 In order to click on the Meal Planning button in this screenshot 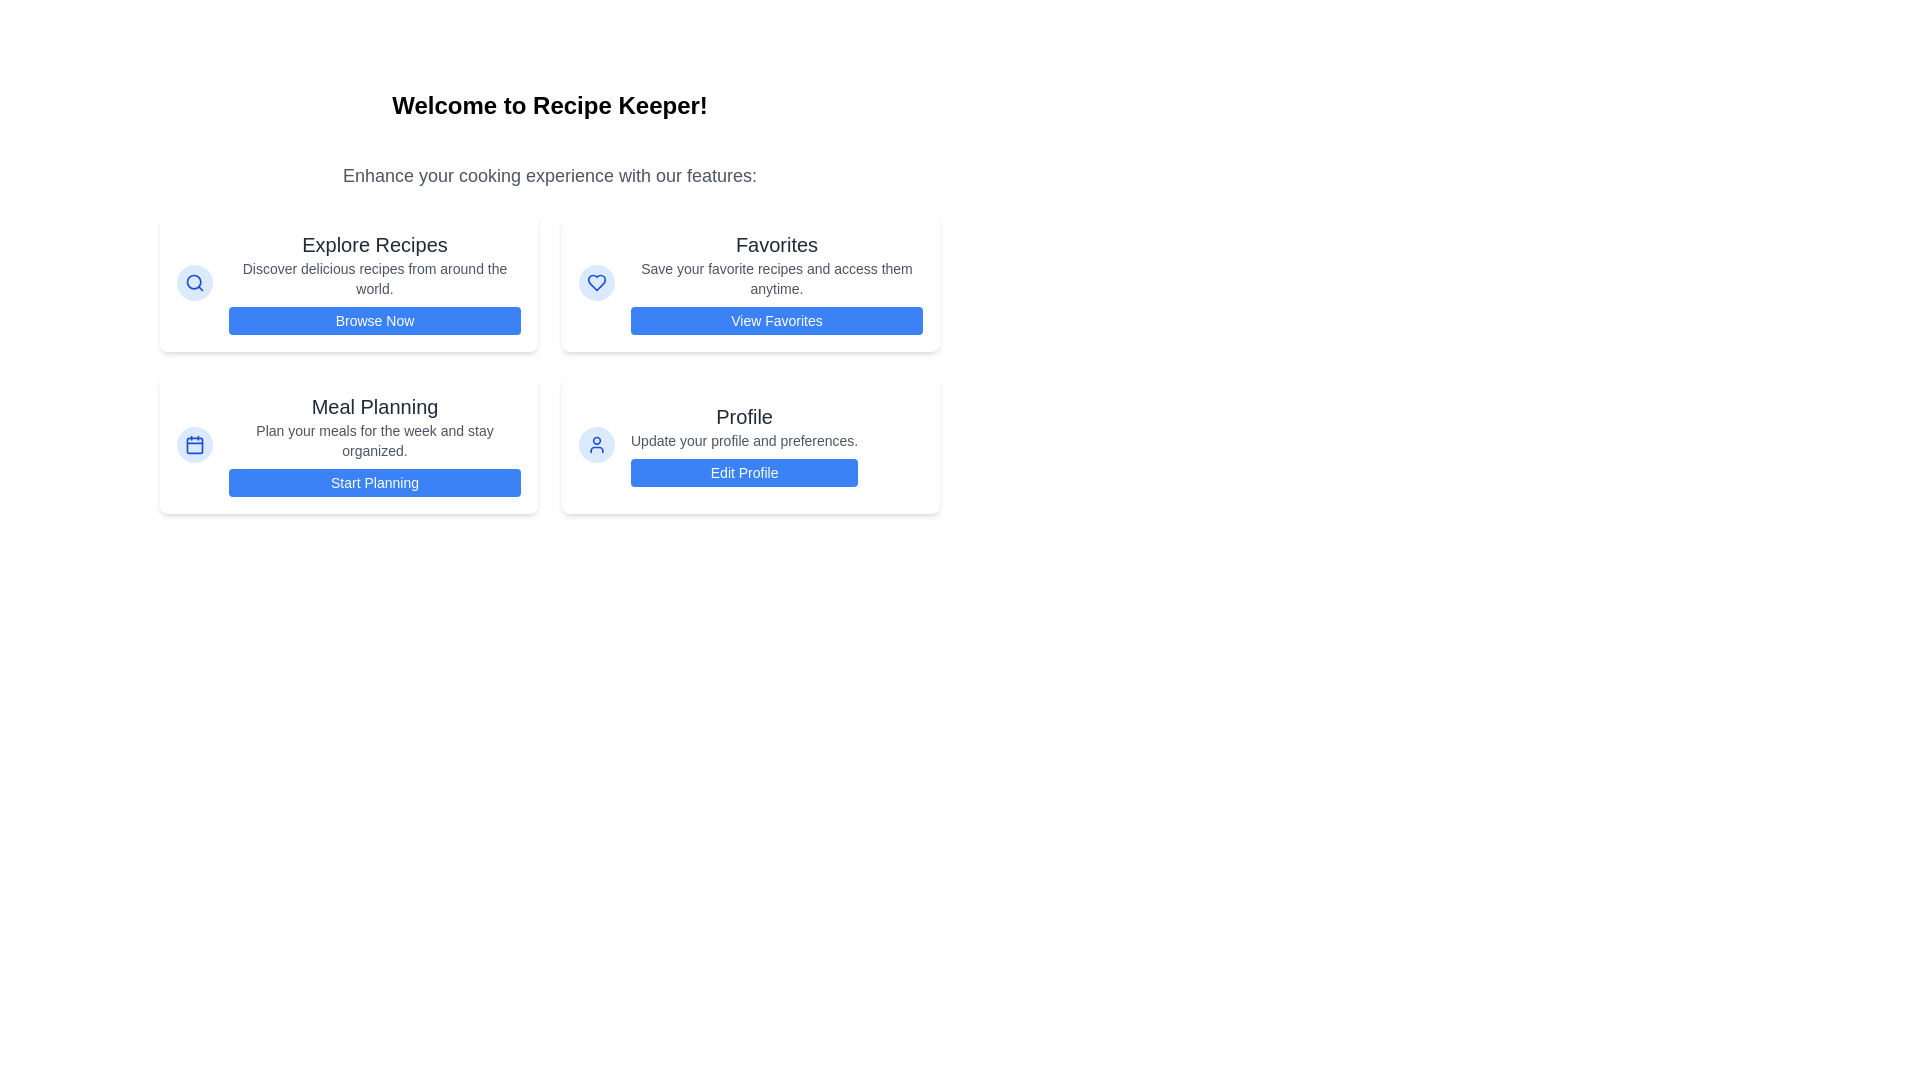, I will do `click(374, 482)`.